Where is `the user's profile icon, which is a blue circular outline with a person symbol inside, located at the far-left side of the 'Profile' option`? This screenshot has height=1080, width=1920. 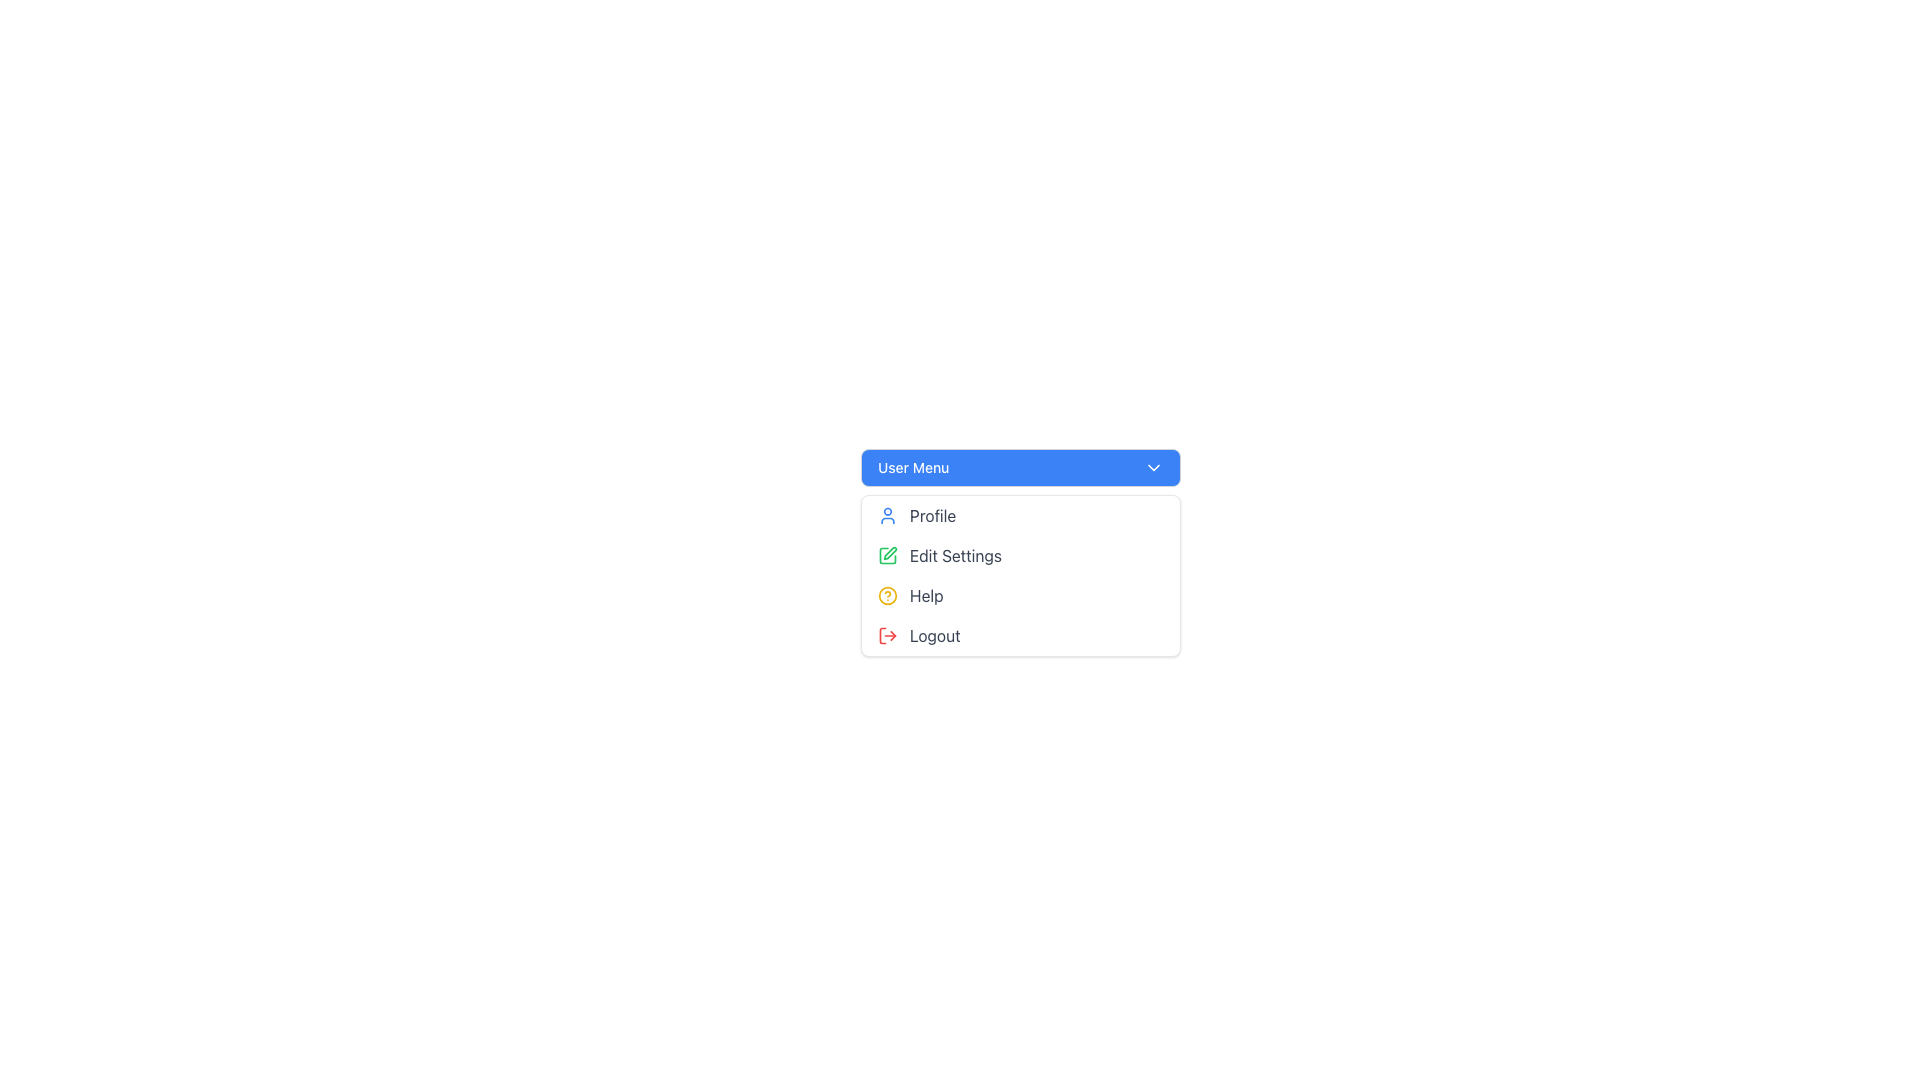 the user's profile icon, which is a blue circular outline with a person symbol inside, located at the far-left side of the 'Profile' option is located at coordinates (887, 515).